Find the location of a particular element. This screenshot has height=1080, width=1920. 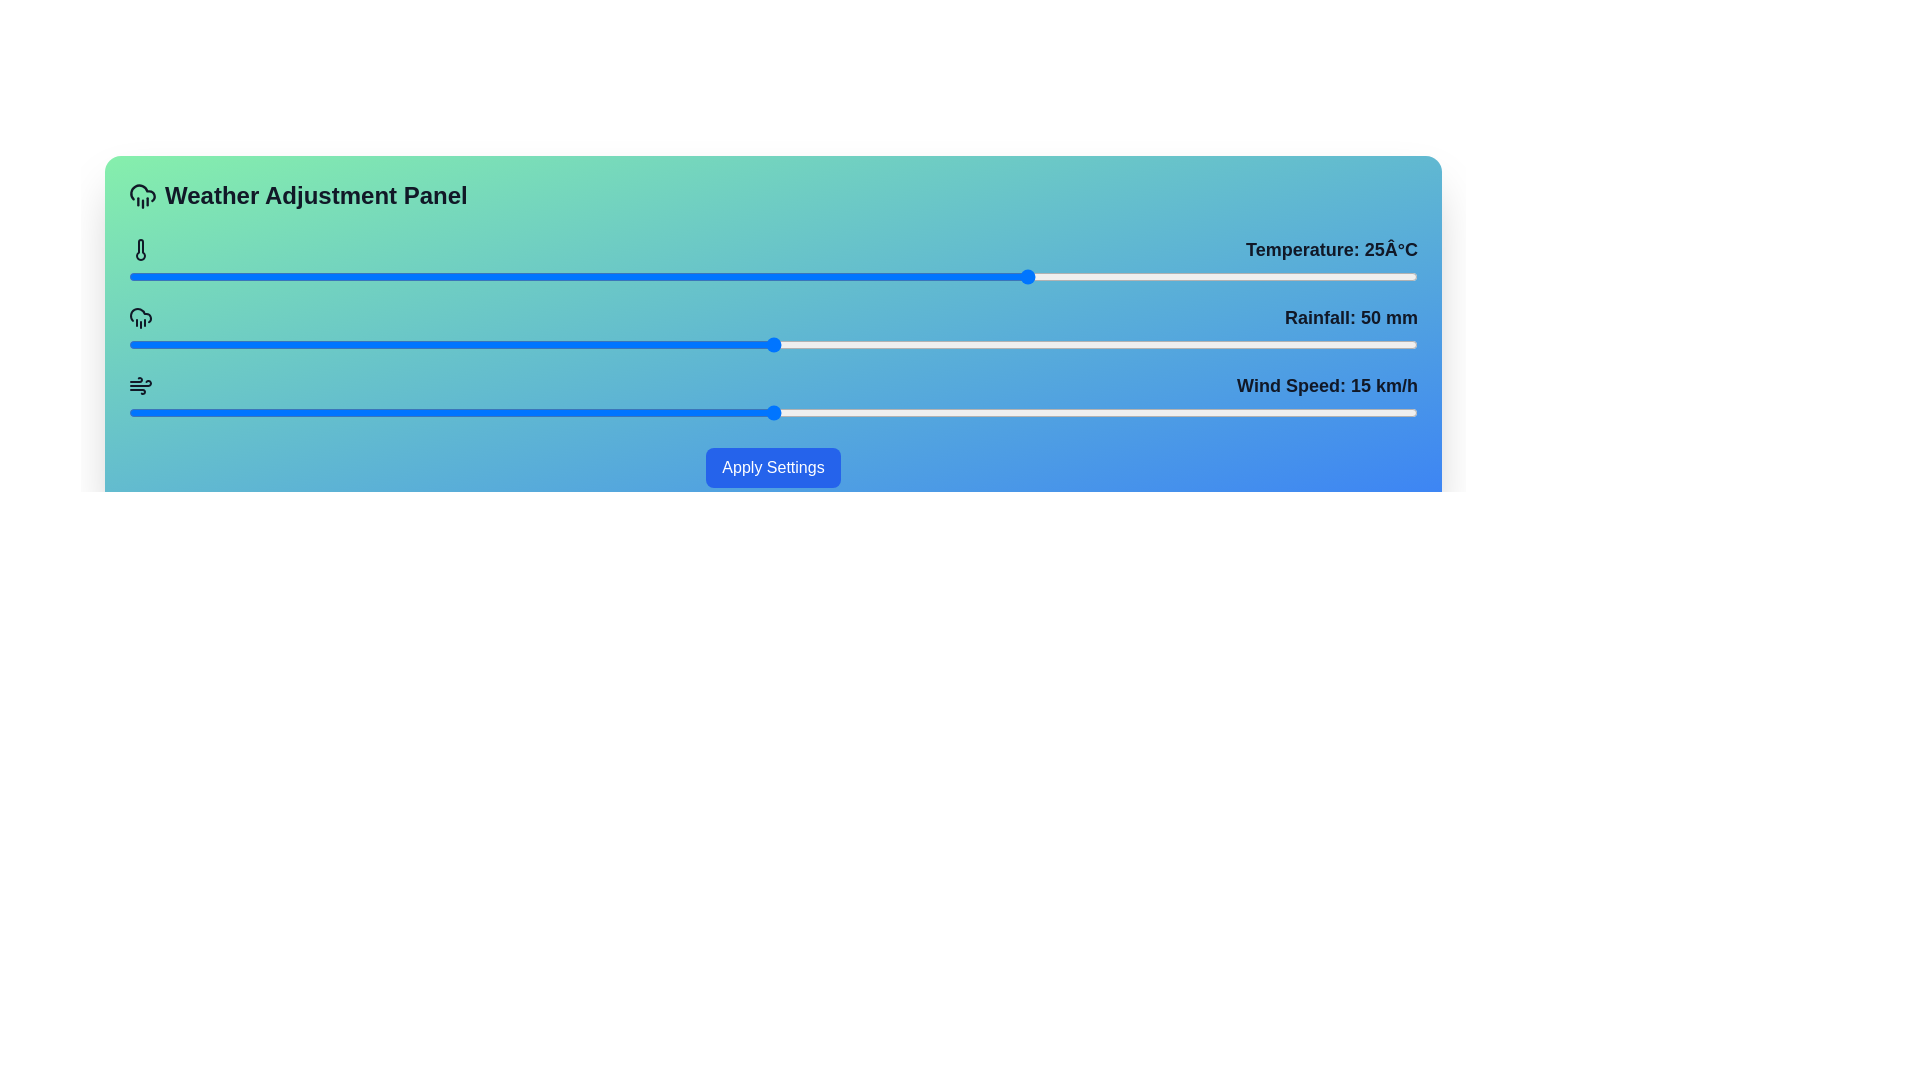

the temperature slider is located at coordinates (566, 277).